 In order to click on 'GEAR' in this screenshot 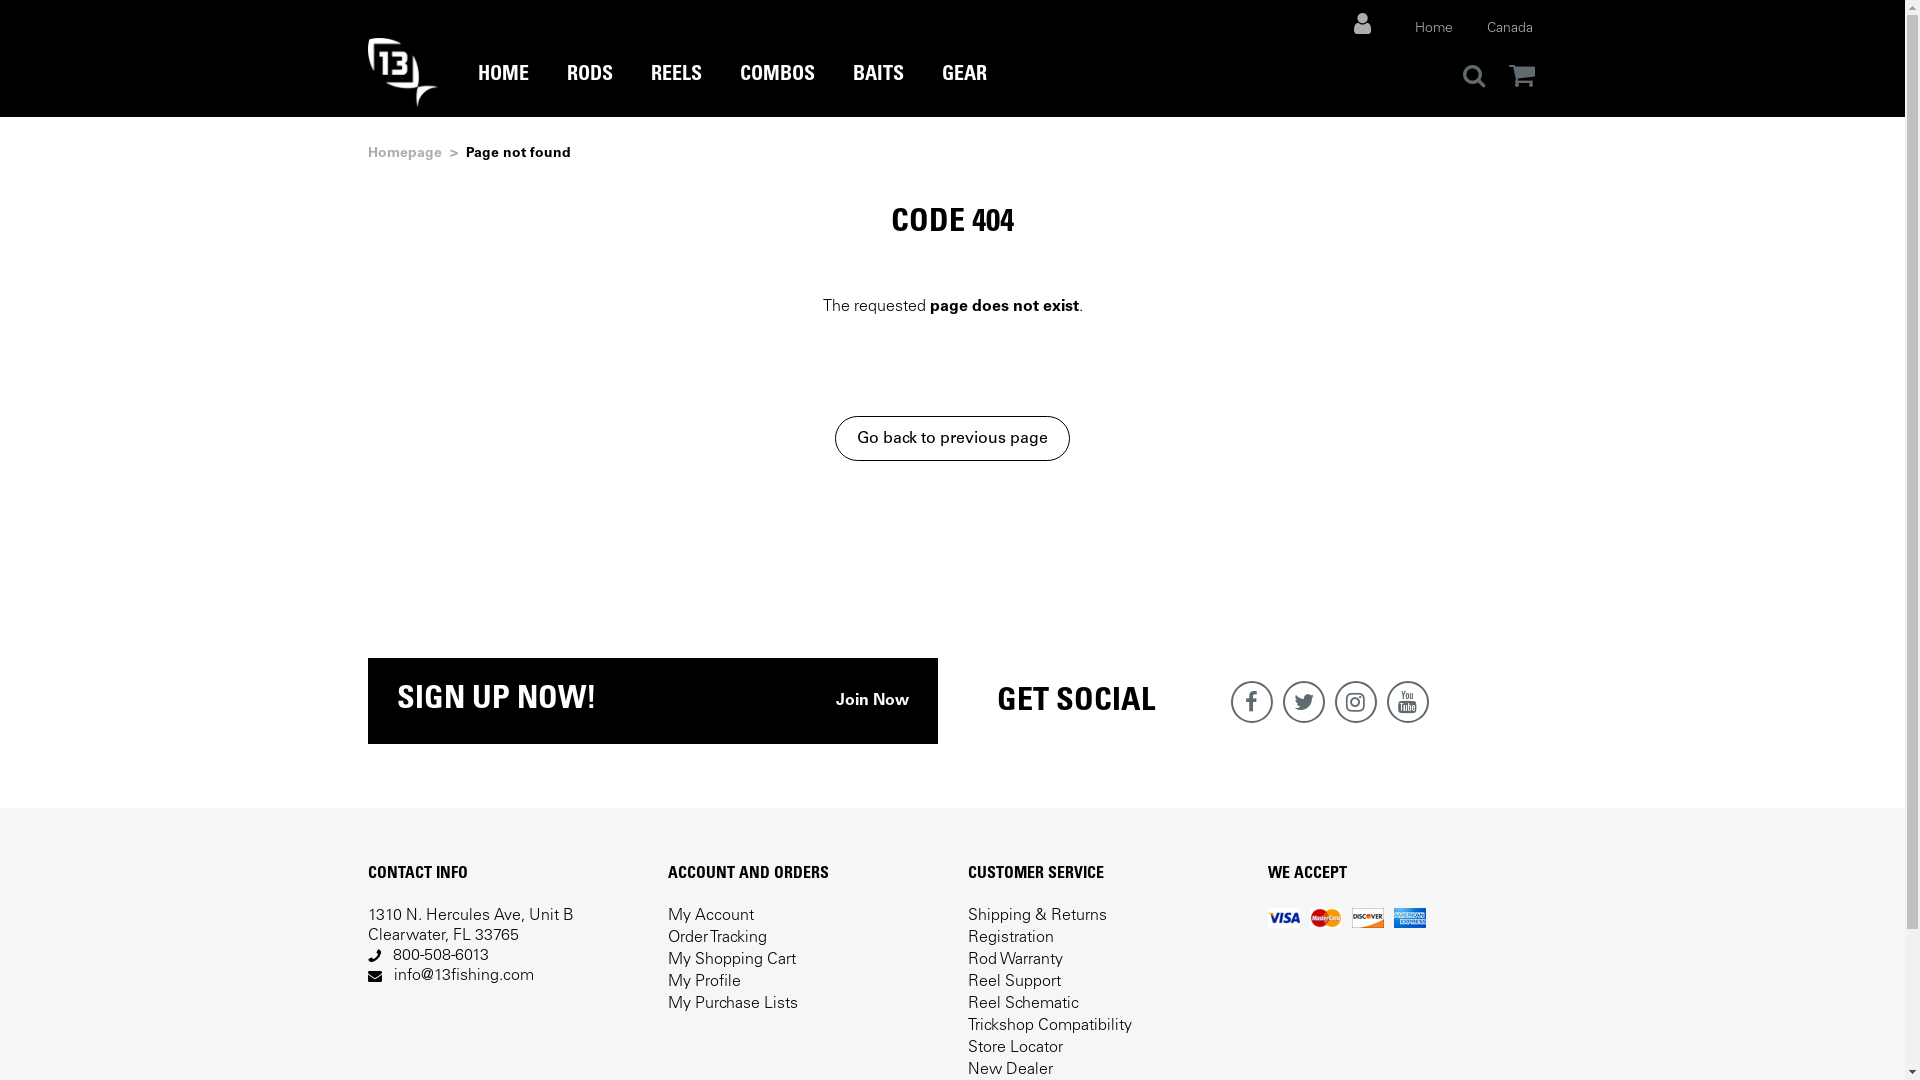, I will do `click(964, 90)`.